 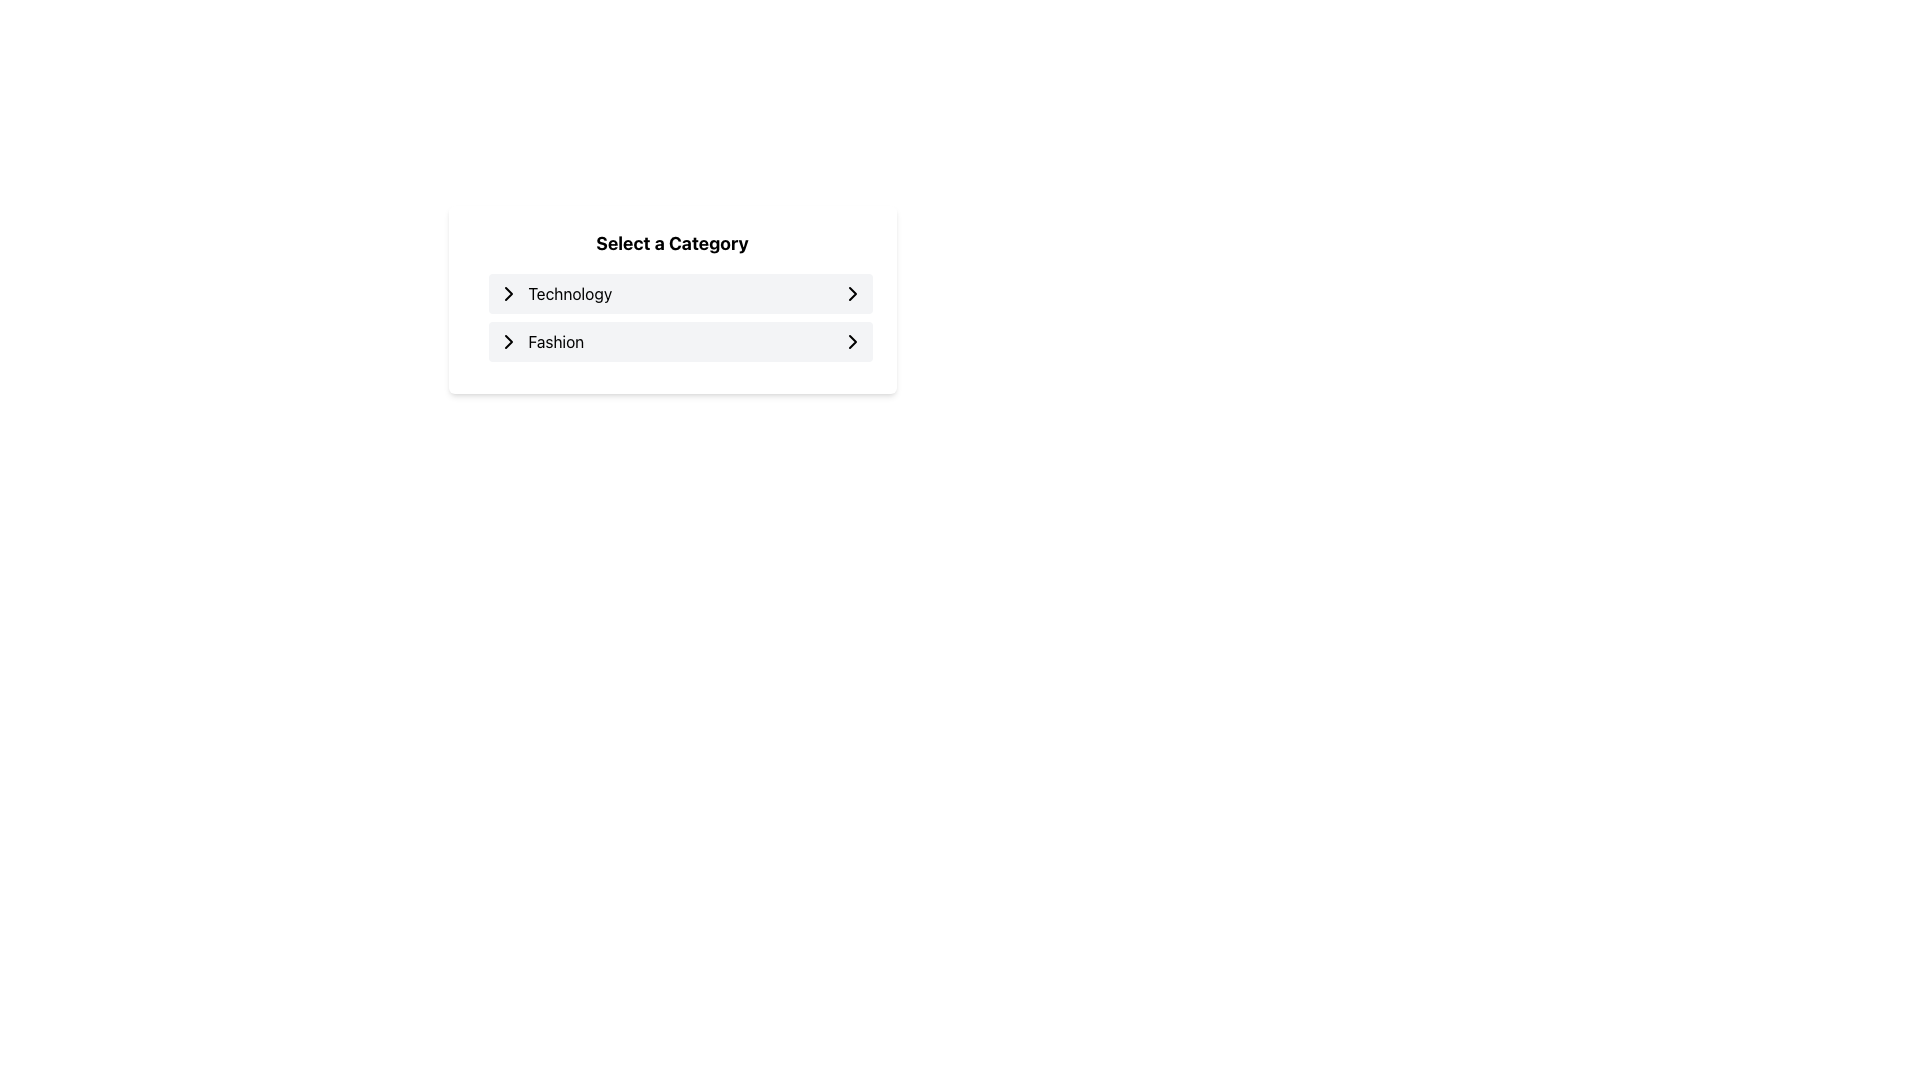 What do you see at coordinates (852, 293) in the screenshot?
I see `the icon located to the right of the 'Technology' label` at bounding box center [852, 293].